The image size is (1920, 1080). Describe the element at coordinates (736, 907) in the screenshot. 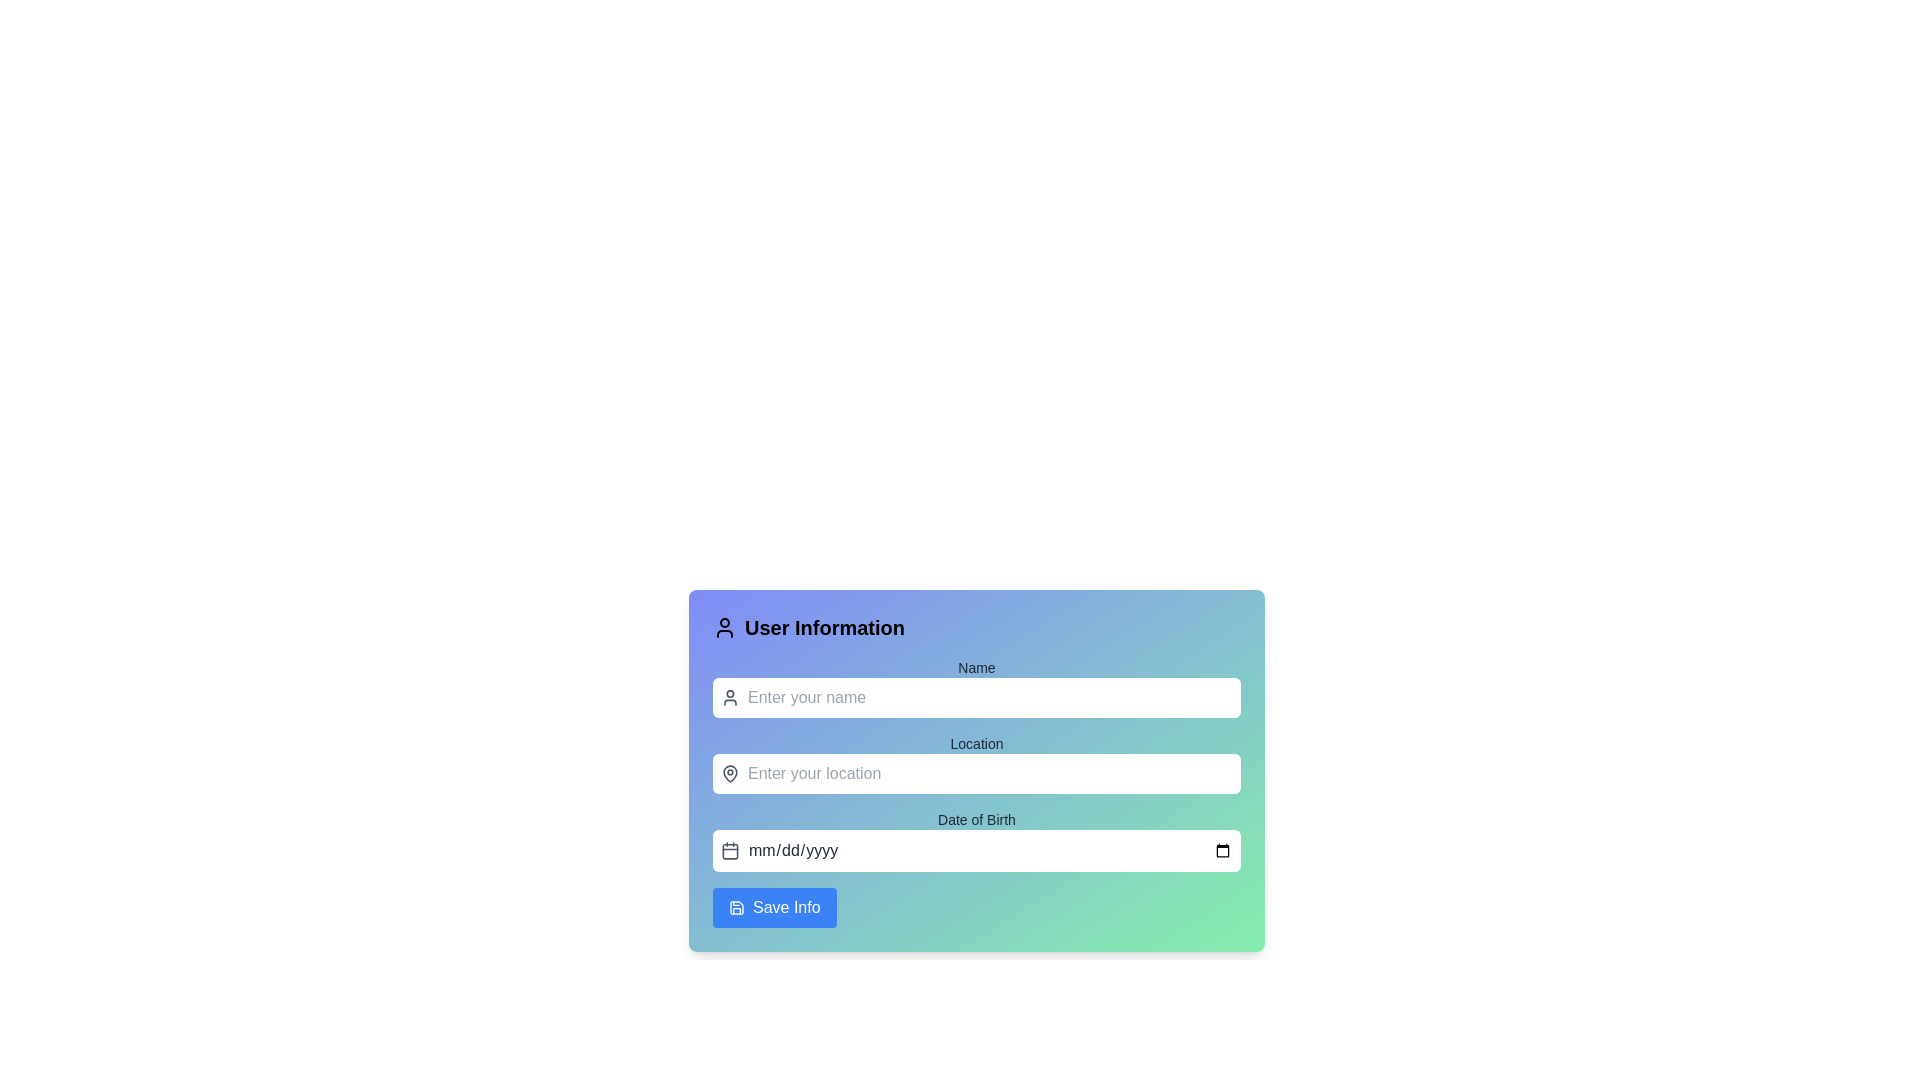

I see `the blue rectangular button containing the save icon, which is positioned to the left of the 'Save Info' text` at that location.